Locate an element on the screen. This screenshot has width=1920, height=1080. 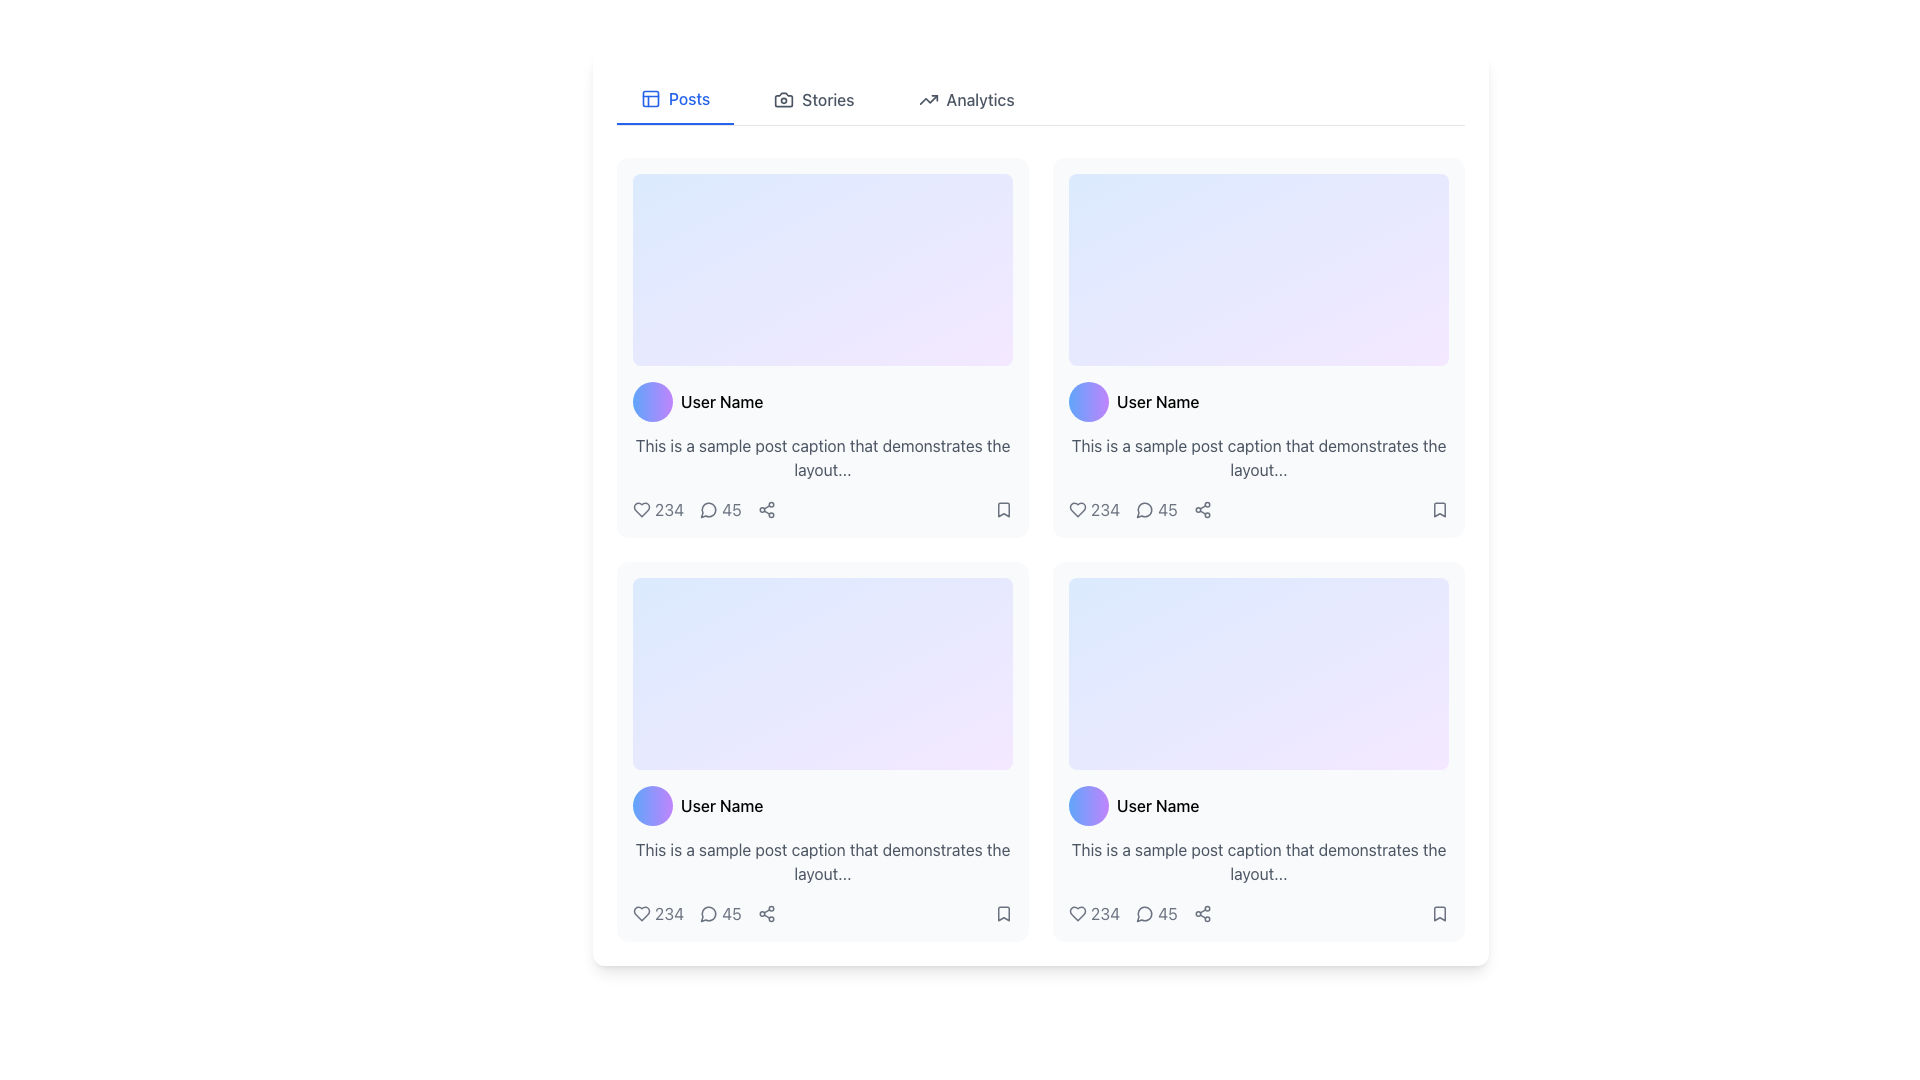
the static text label displaying 'User Name' which is positioned beside a circular avatar within the bottom-right content card is located at coordinates (1158, 805).